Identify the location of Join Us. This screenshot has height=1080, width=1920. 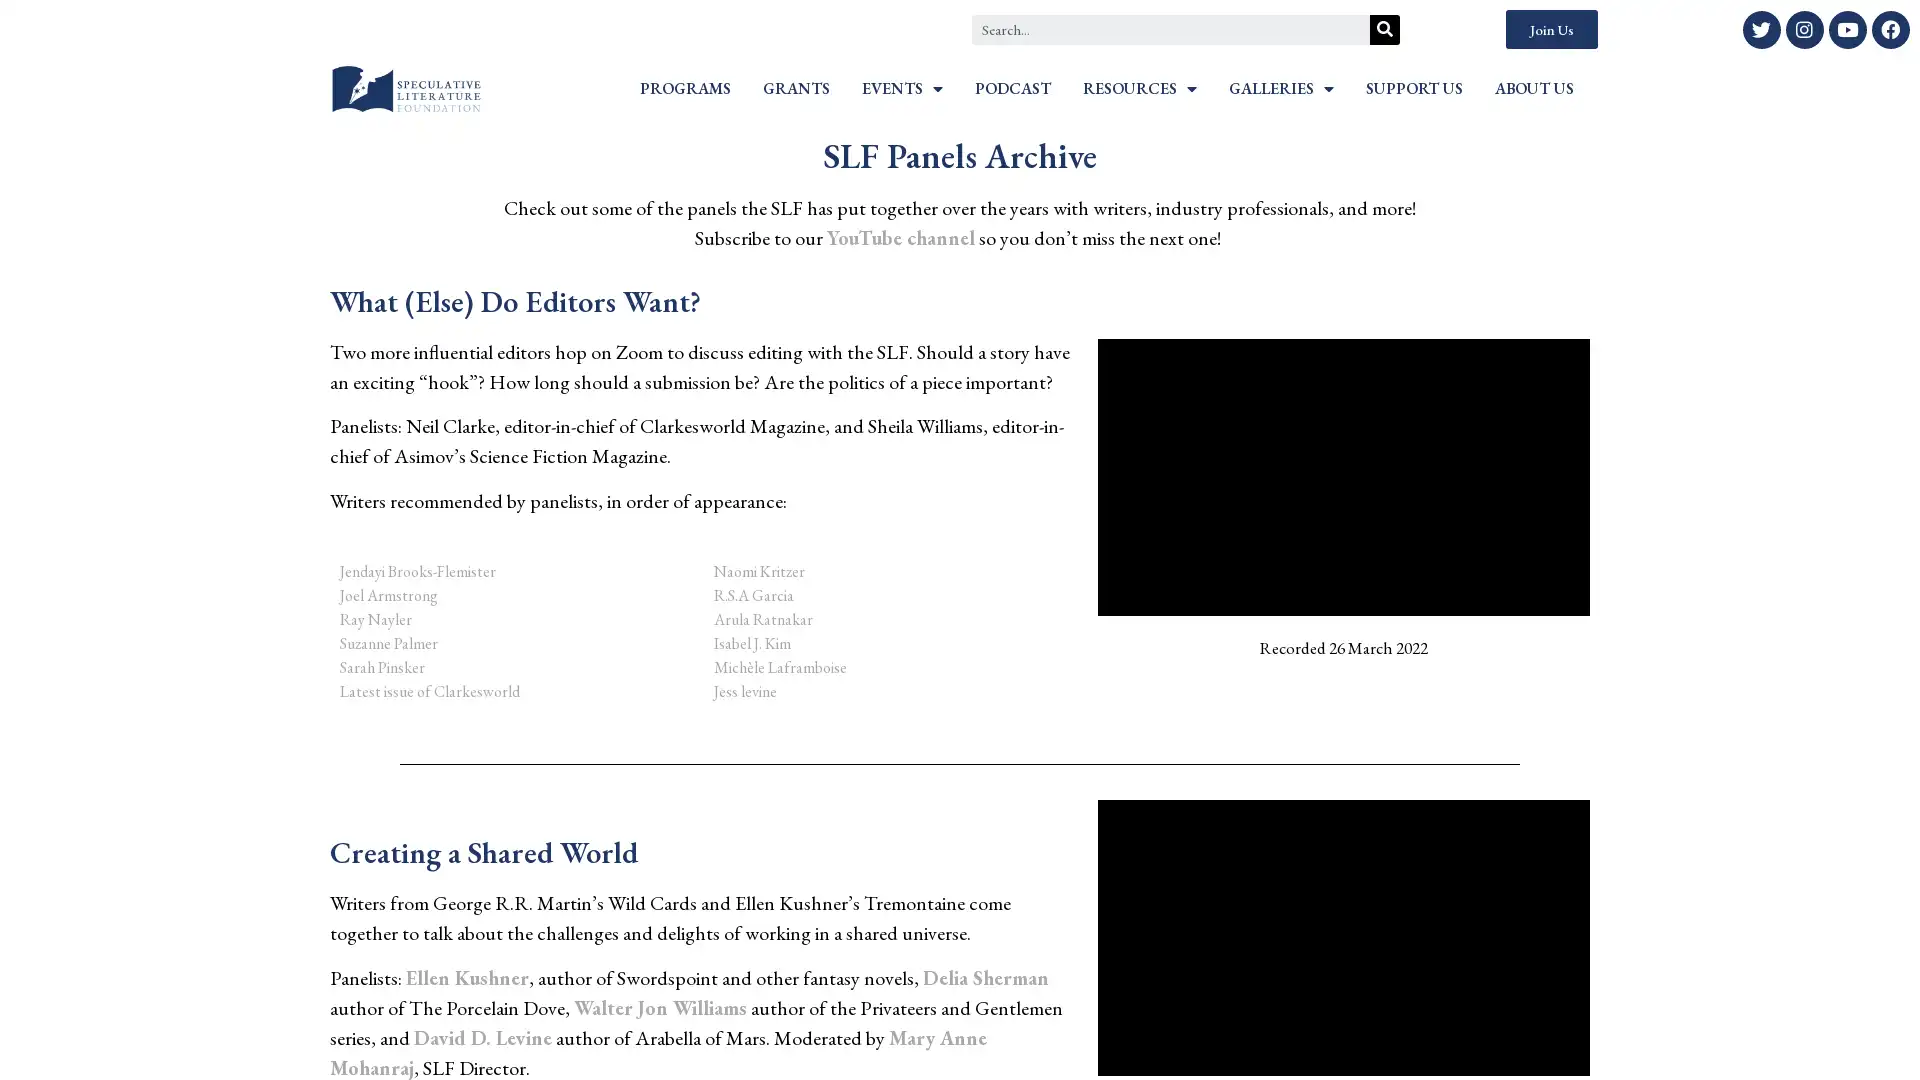
(1550, 29).